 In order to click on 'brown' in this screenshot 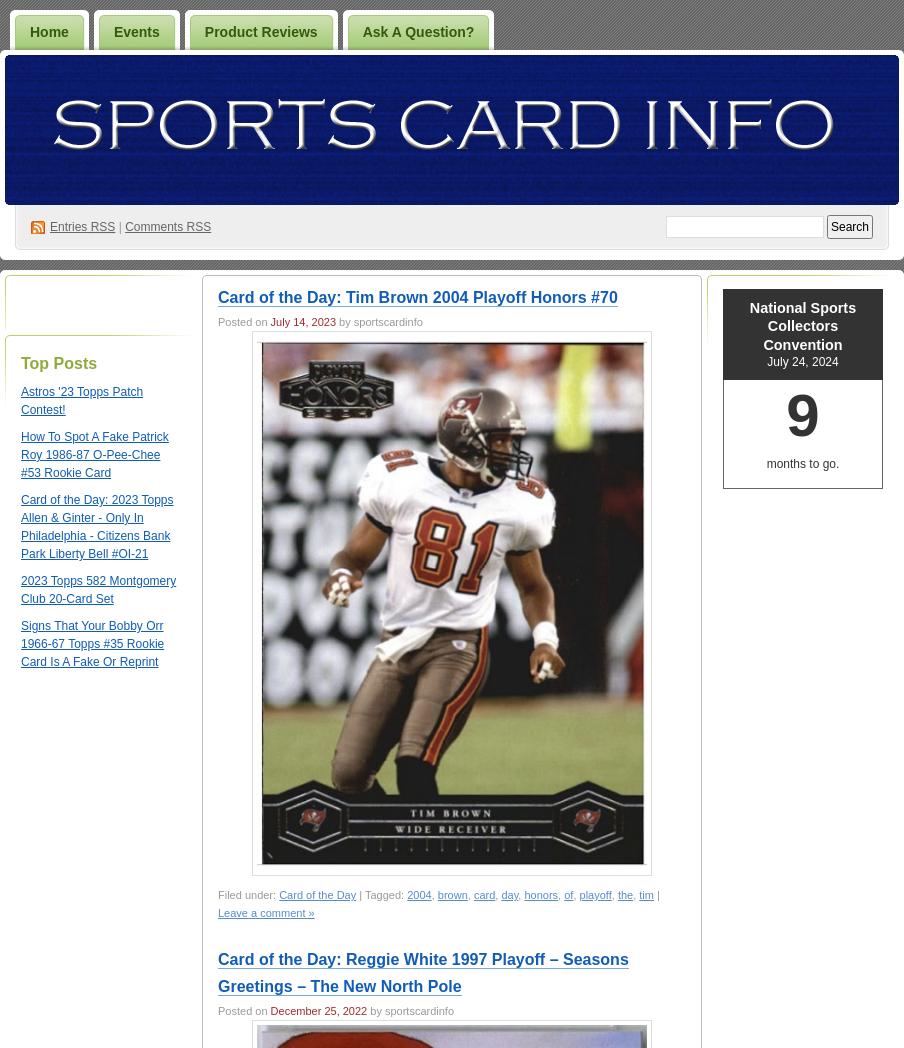, I will do `click(452, 893)`.